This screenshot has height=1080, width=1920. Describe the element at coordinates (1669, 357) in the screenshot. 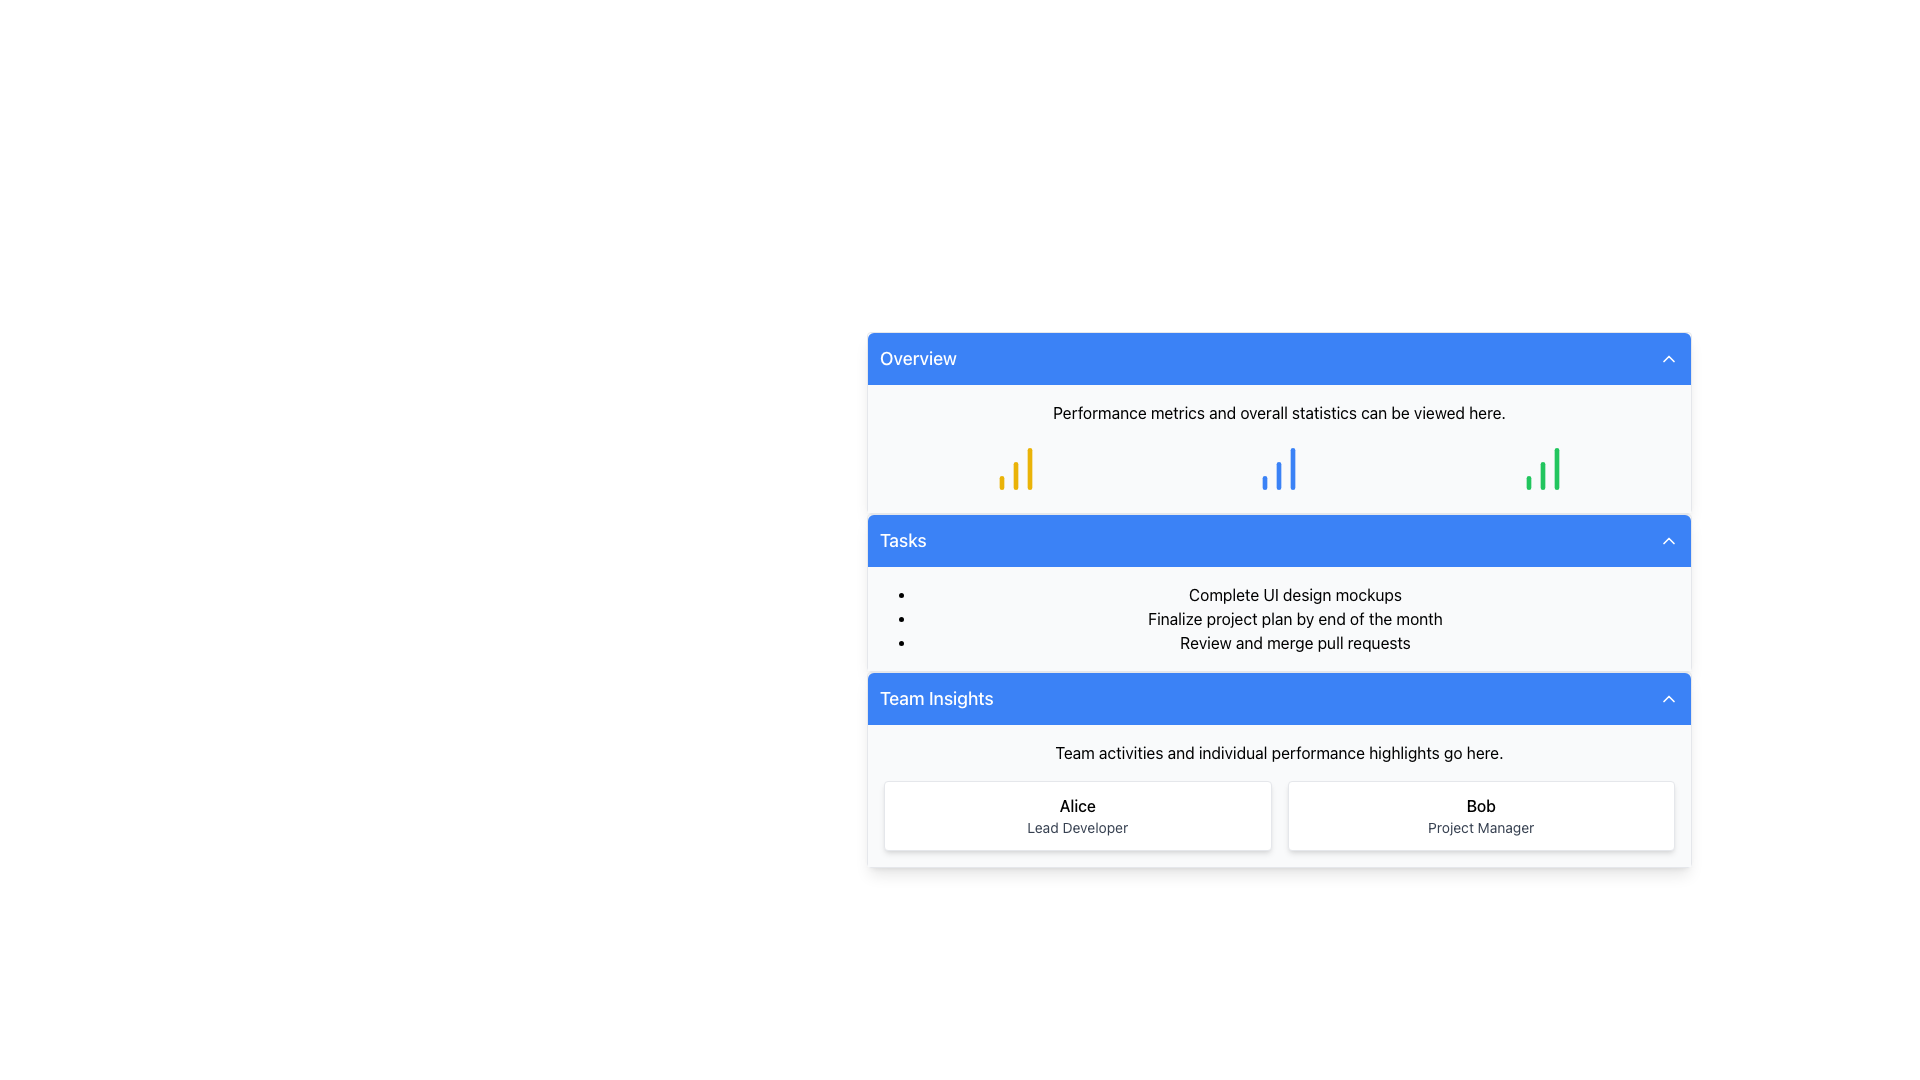

I see `the upward chevron icon located at the right end of the blue header labeled 'Overview'` at that location.